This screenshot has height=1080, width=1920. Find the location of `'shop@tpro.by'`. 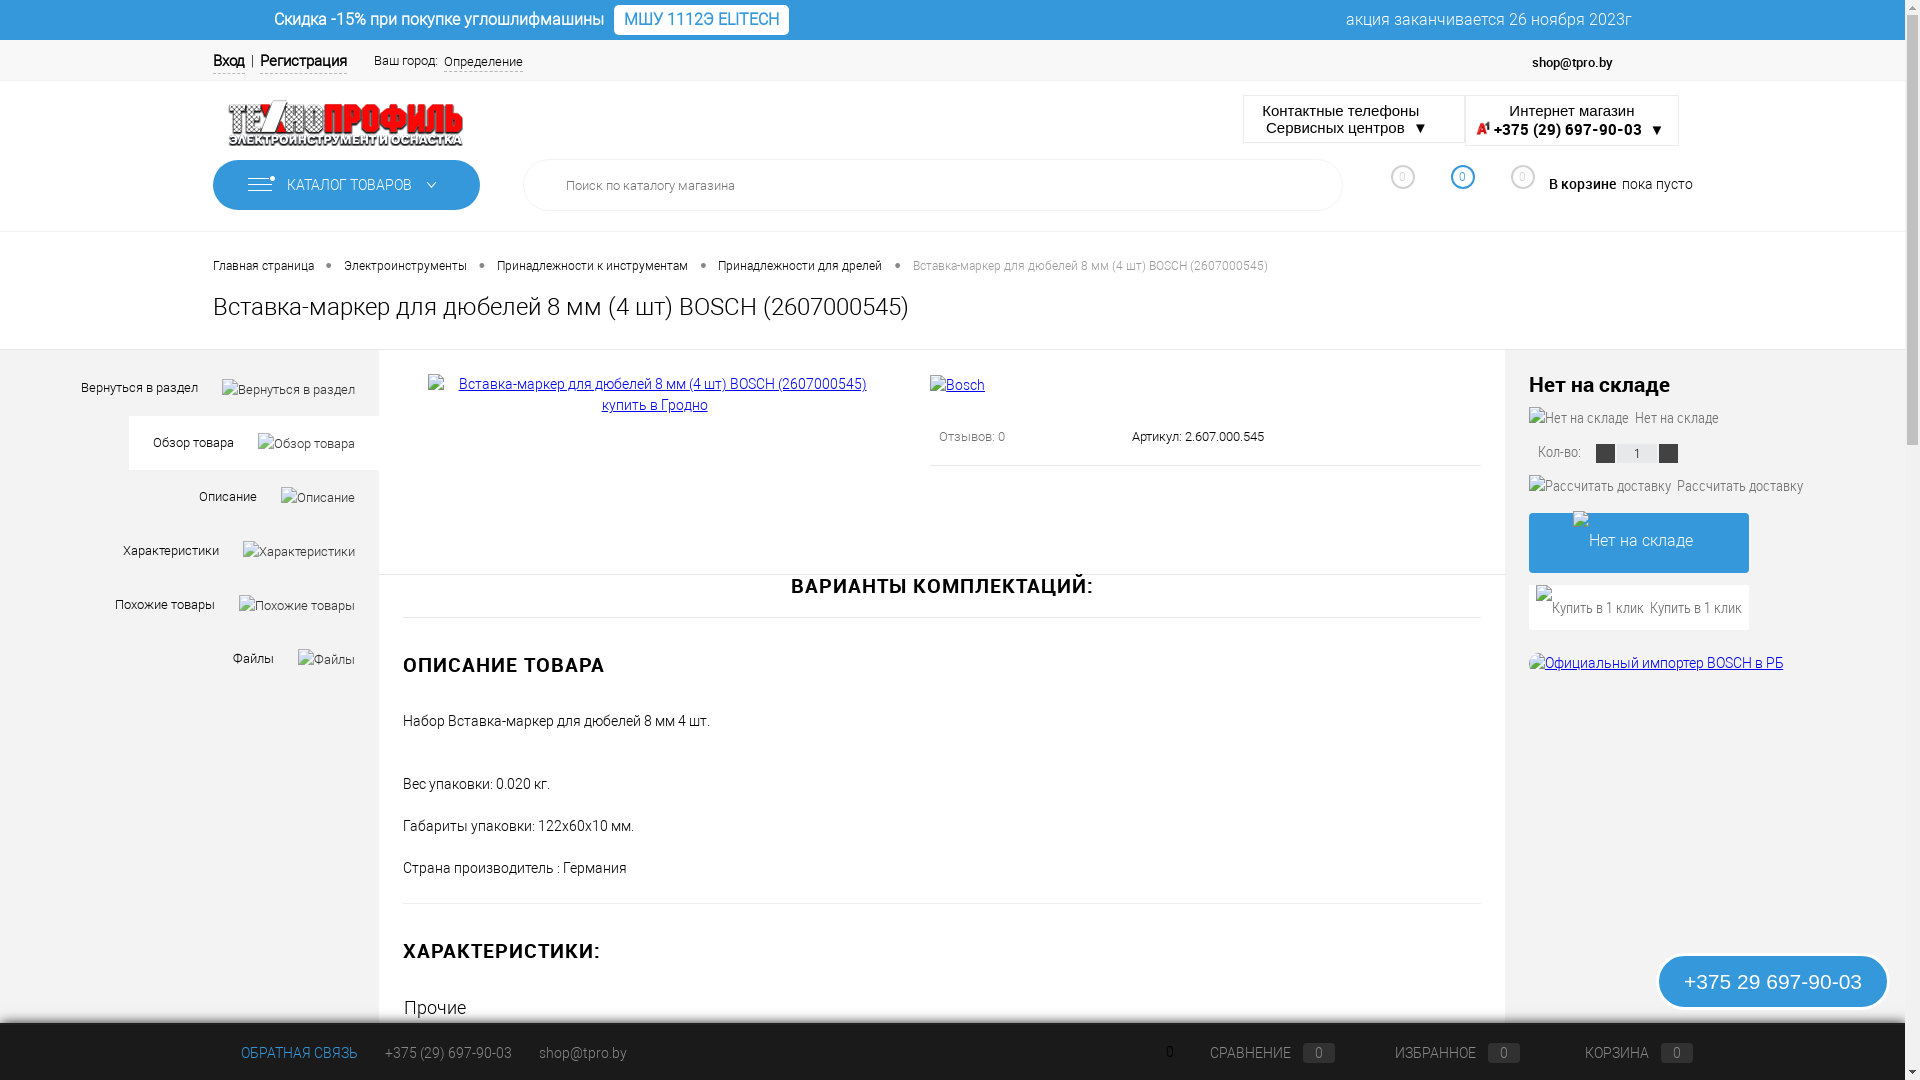

'shop@tpro.by' is located at coordinates (580, 1052).